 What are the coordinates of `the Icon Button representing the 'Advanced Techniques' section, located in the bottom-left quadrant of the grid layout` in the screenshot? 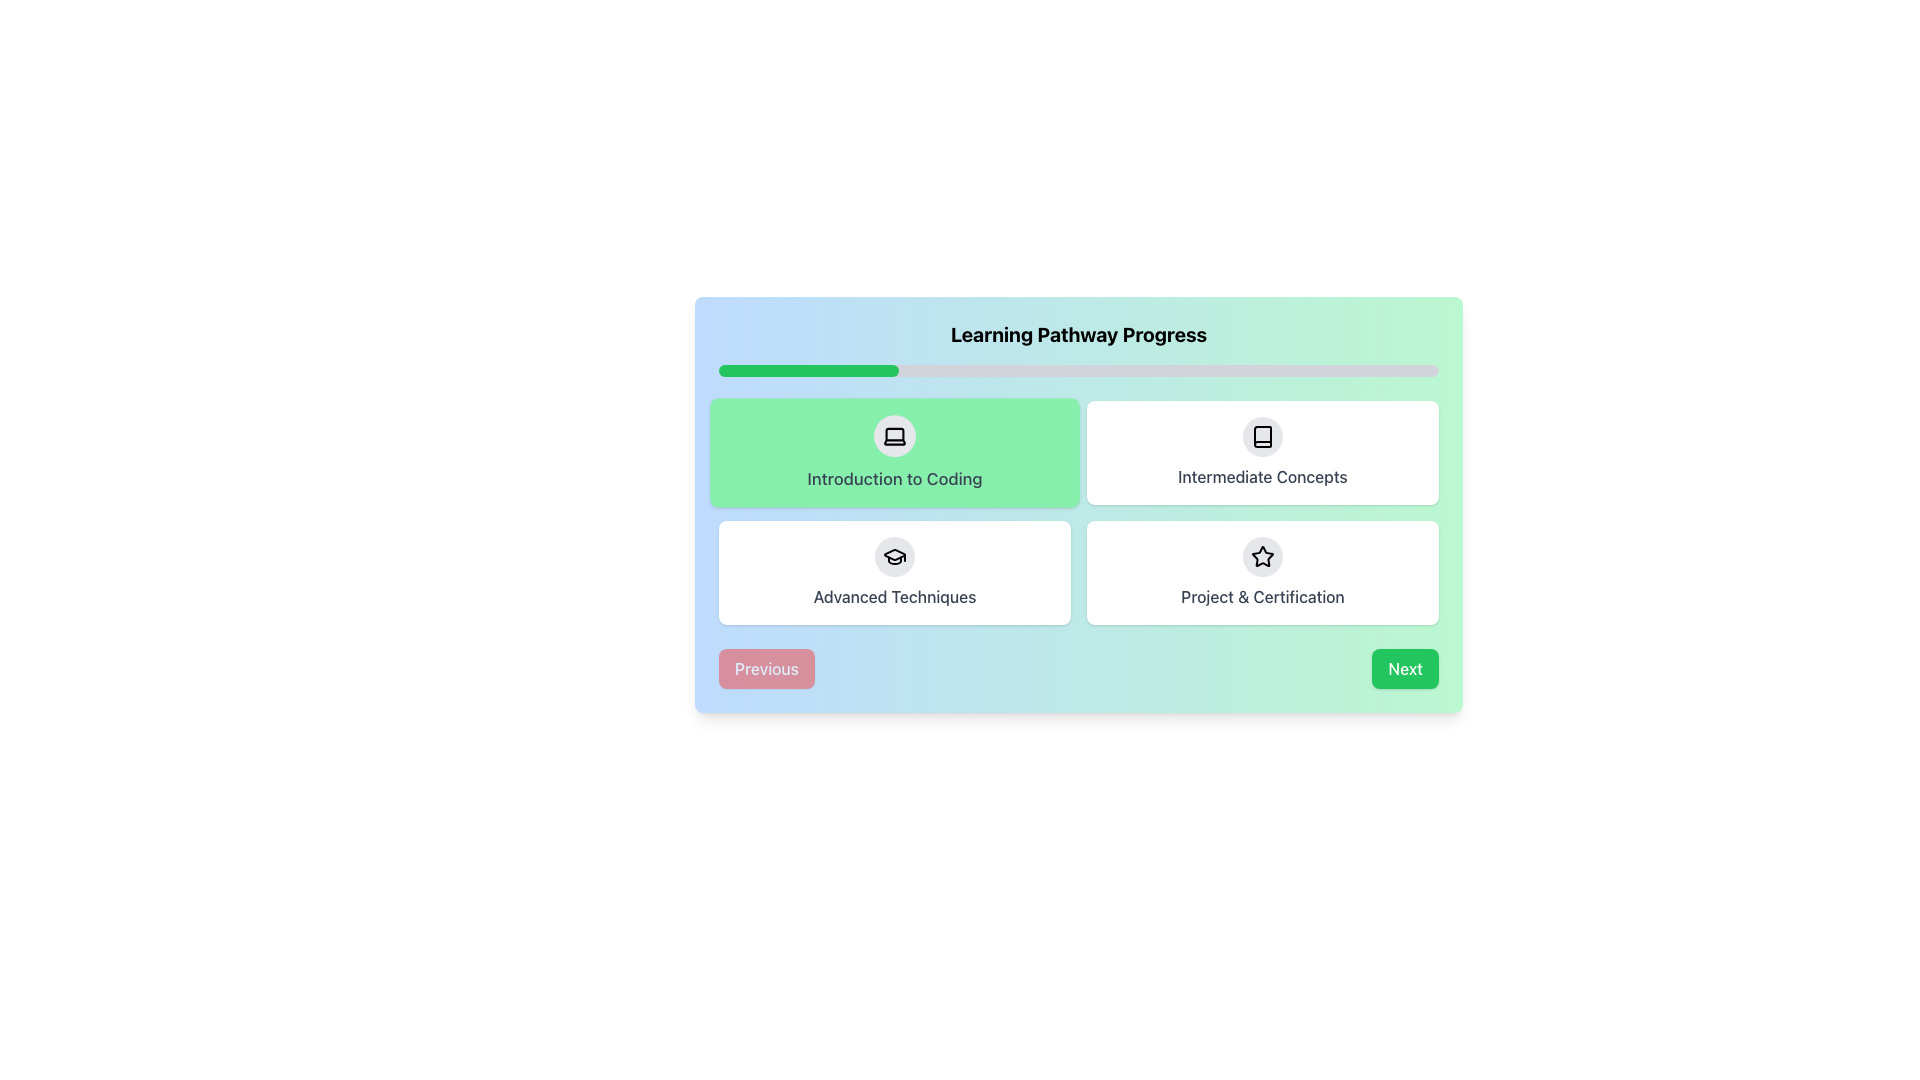 It's located at (893, 556).